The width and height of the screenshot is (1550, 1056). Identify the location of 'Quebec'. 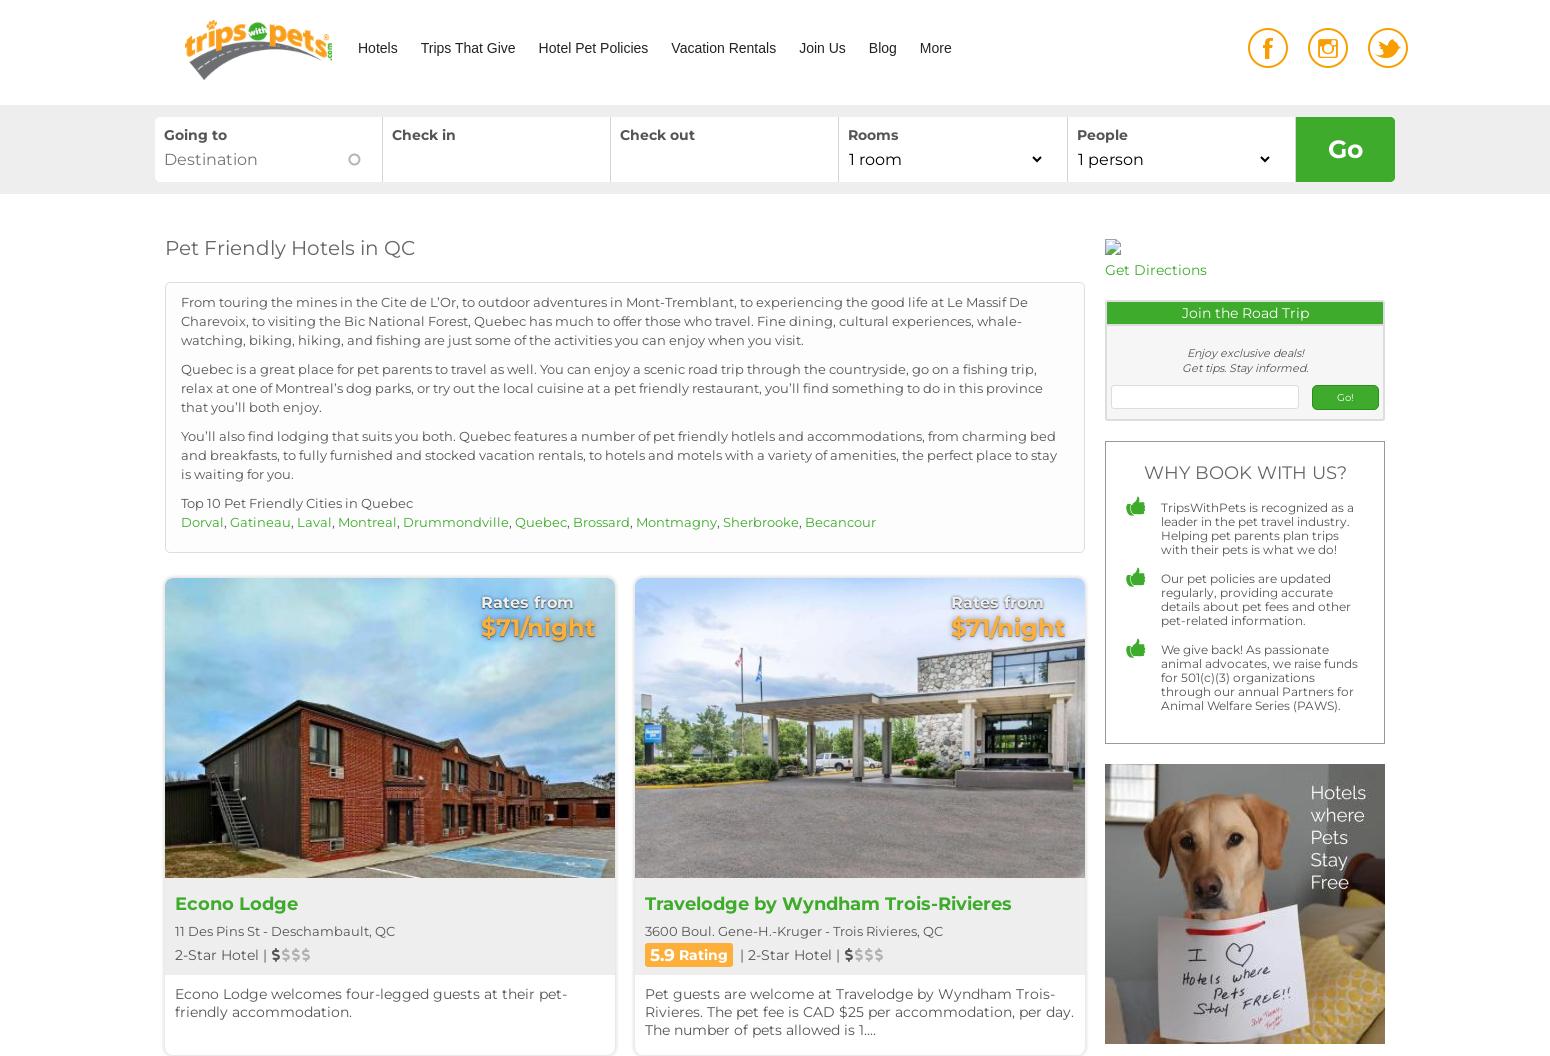
(539, 520).